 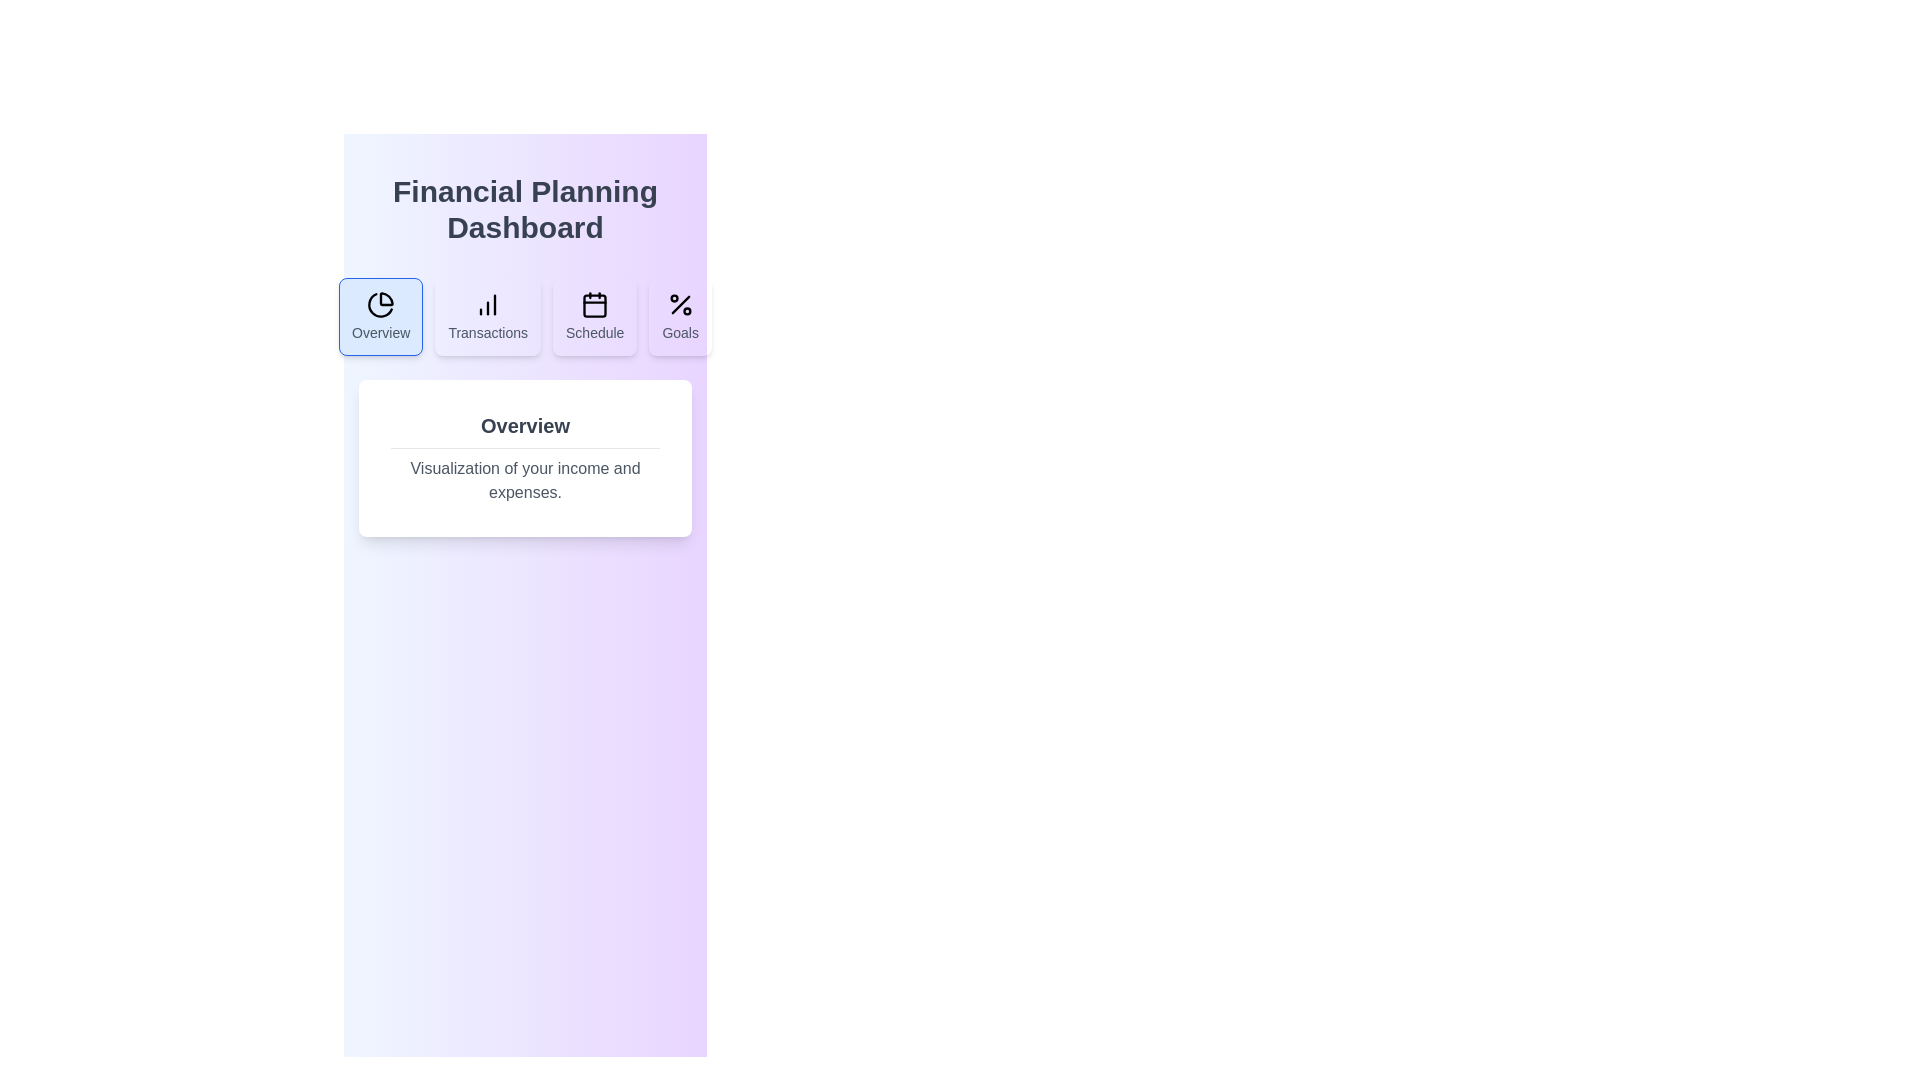 What do you see at coordinates (594, 315) in the screenshot?
I see `the third button in the horizontal row of four buttons on the dashboard` at bounding box center [594, 315].